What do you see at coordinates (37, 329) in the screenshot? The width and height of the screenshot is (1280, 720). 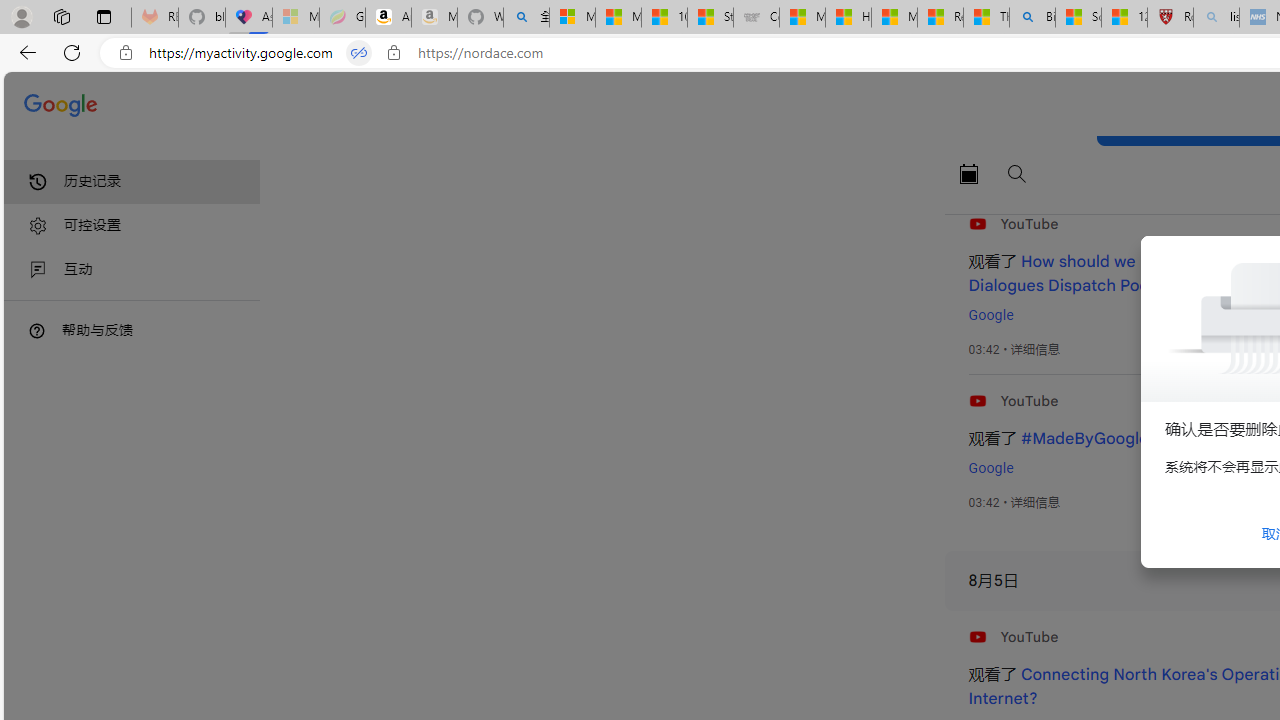 I see `'Class: DTiKkd NMm5M'` at bounding box center [37, 329].